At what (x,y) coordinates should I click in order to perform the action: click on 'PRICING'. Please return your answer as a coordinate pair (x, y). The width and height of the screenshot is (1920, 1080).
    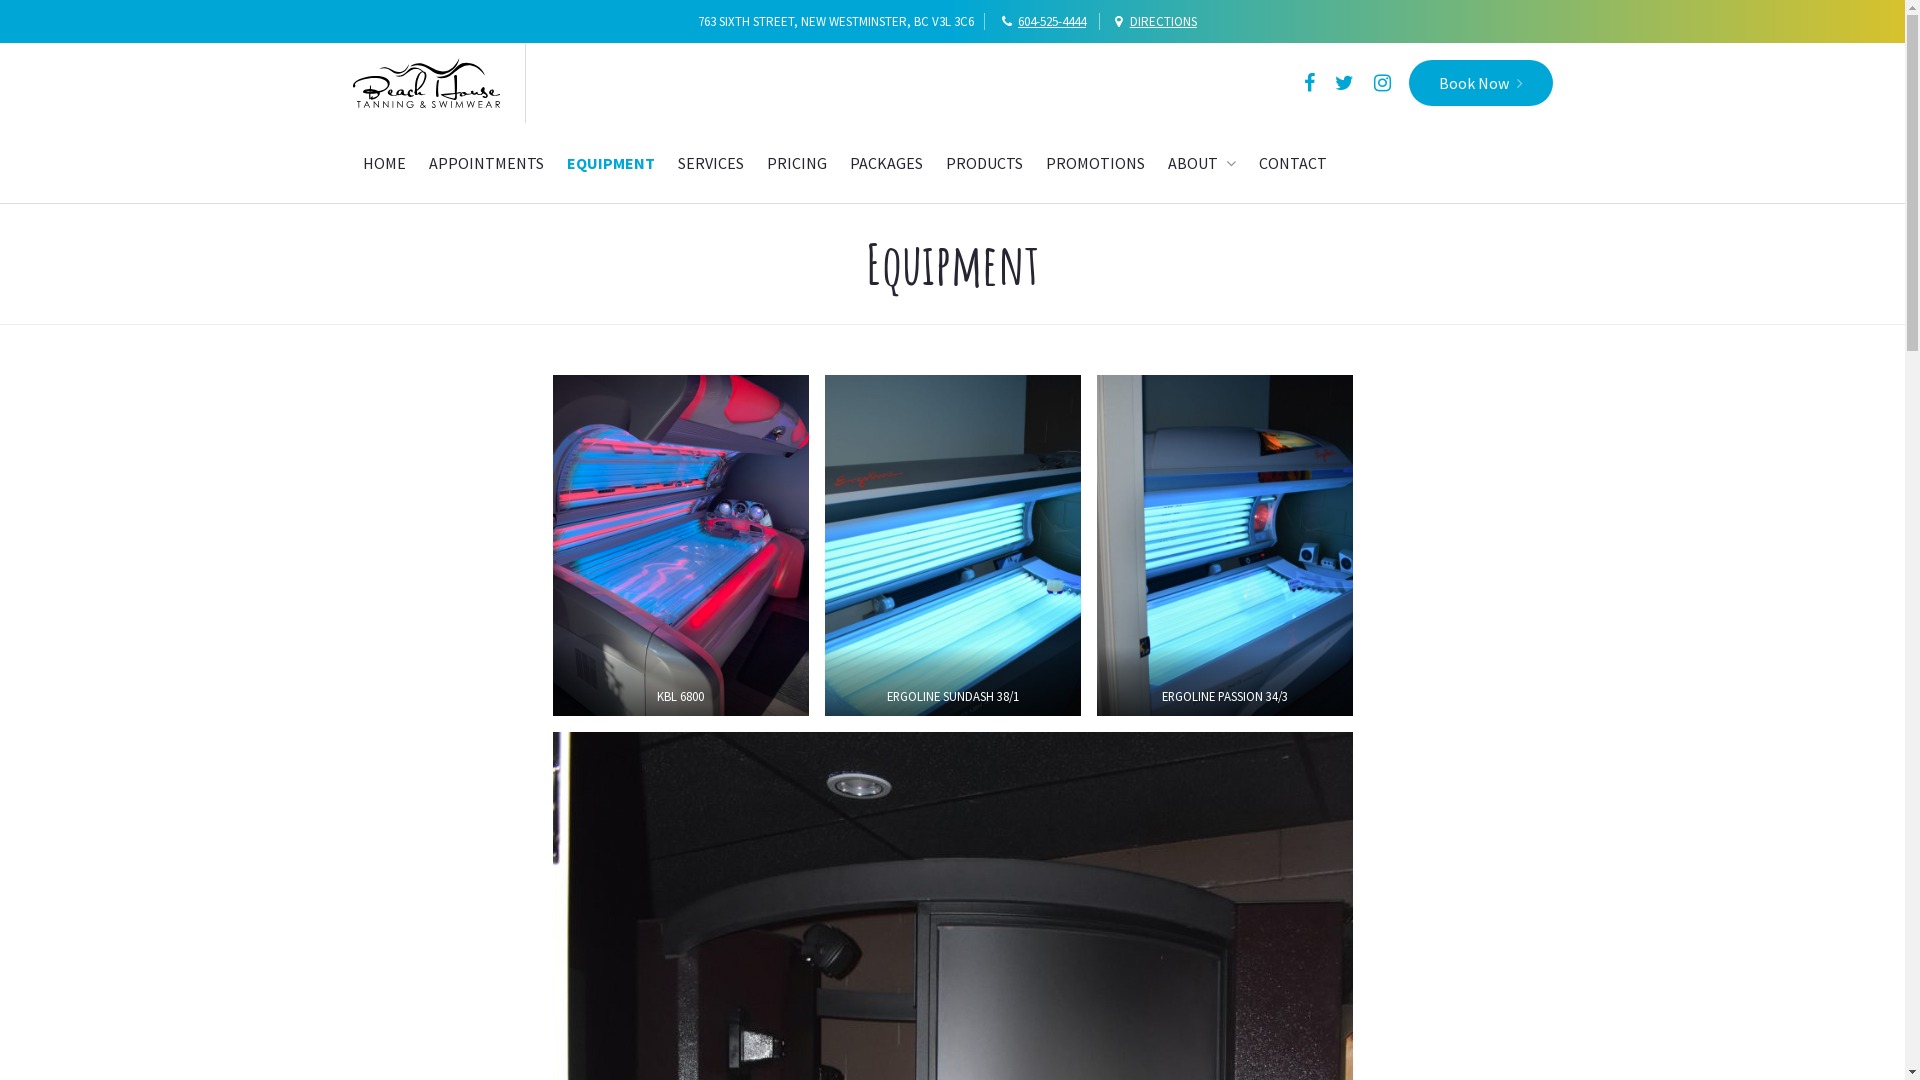
    Looking at the image, I should click on (795, 161).